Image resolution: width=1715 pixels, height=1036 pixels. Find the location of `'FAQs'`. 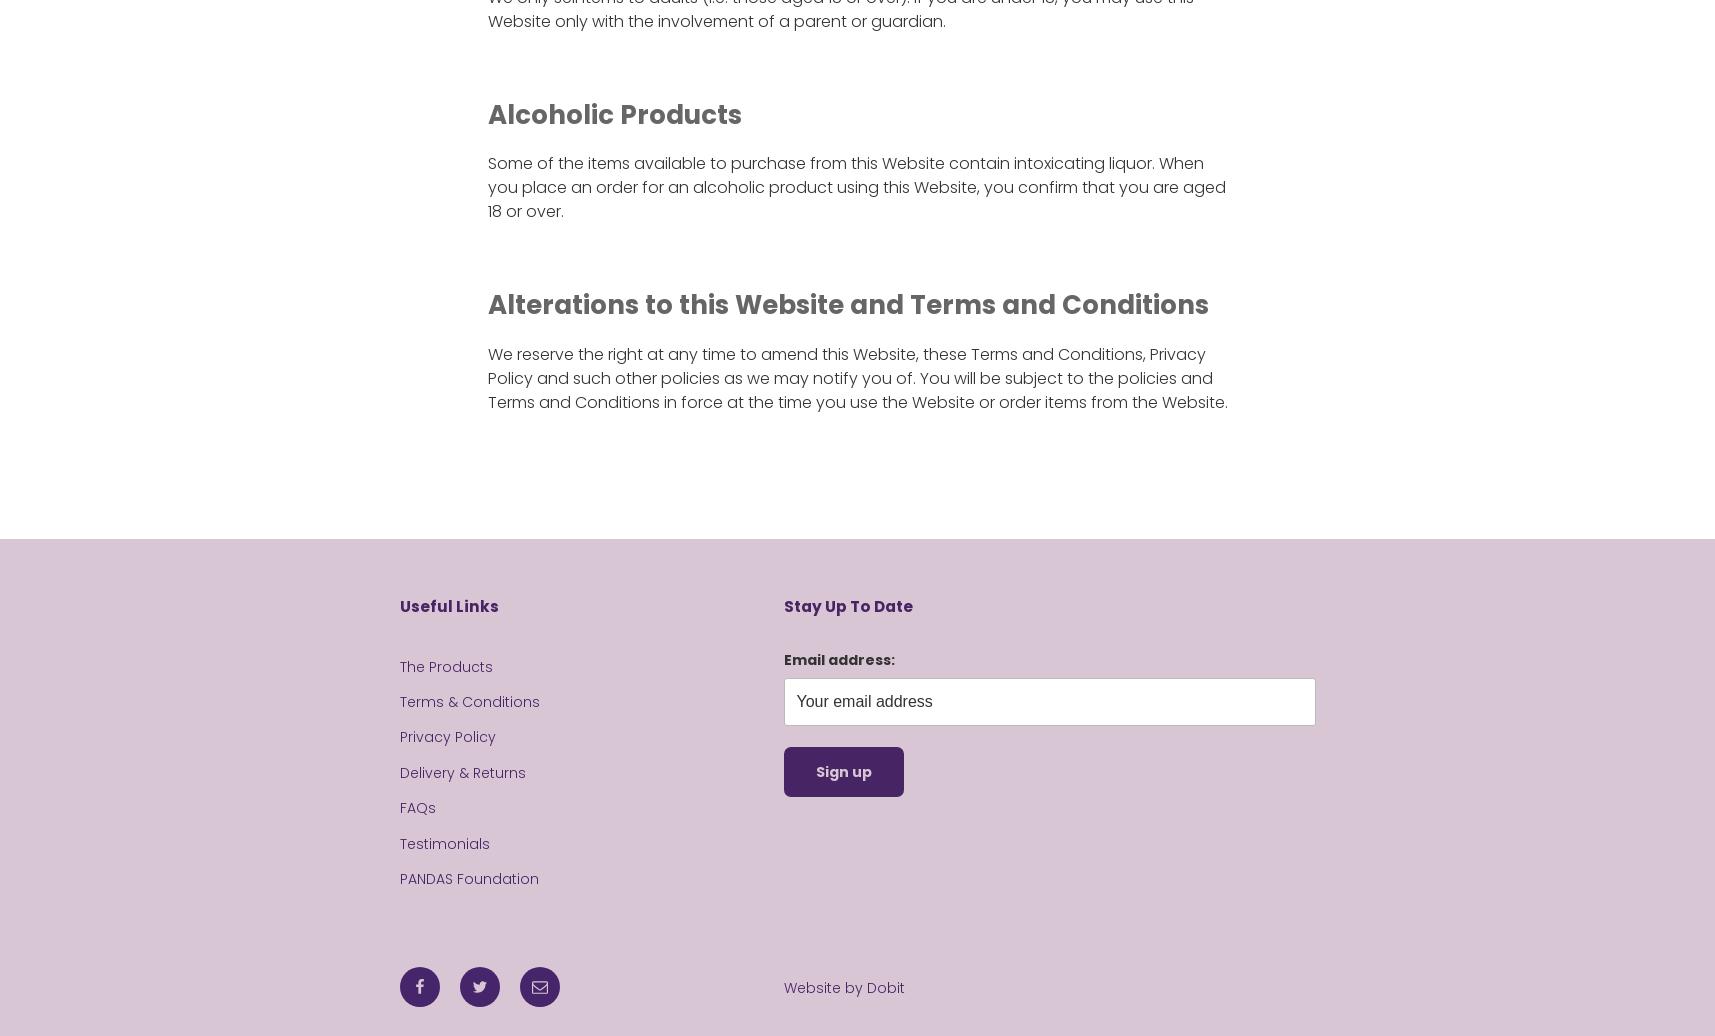

'FAQs' is located at coordinates (416, 807).